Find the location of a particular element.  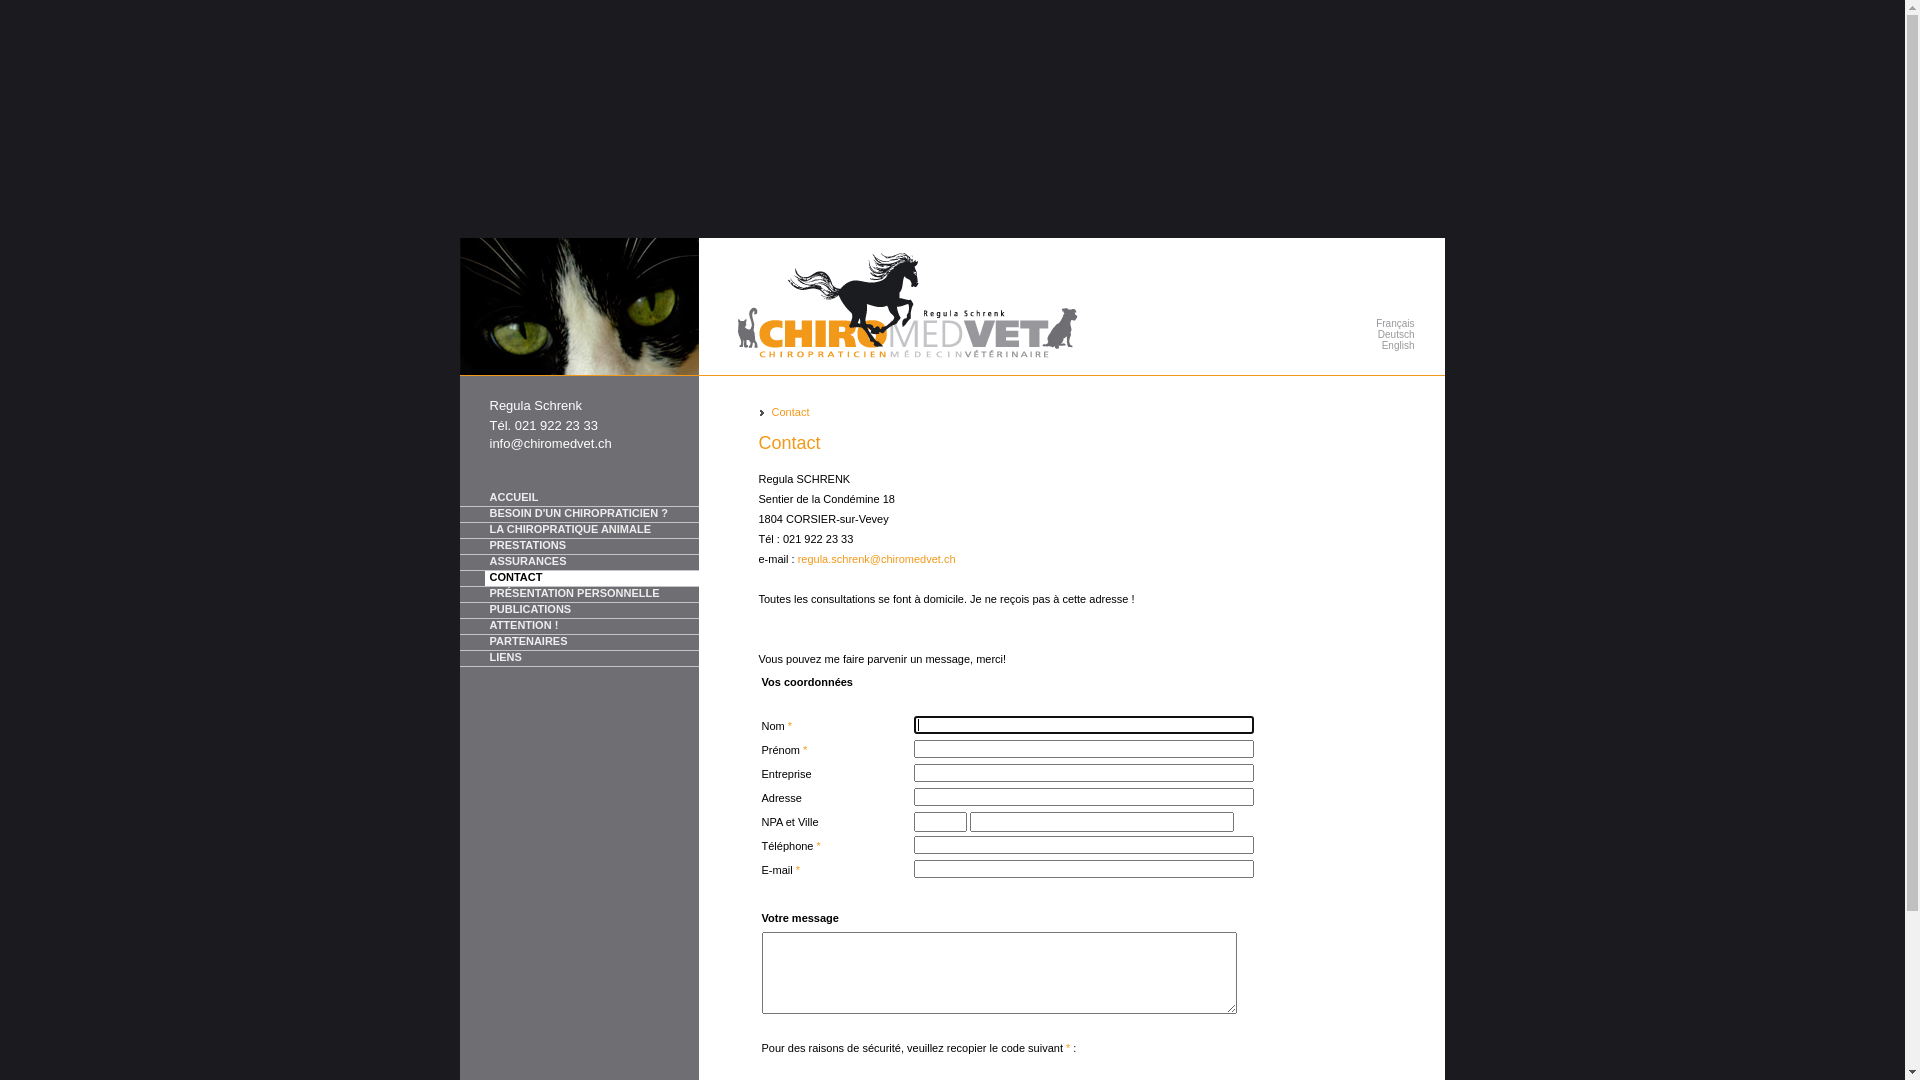

'PRESTATIONS' is located at coordinates (589, 546).